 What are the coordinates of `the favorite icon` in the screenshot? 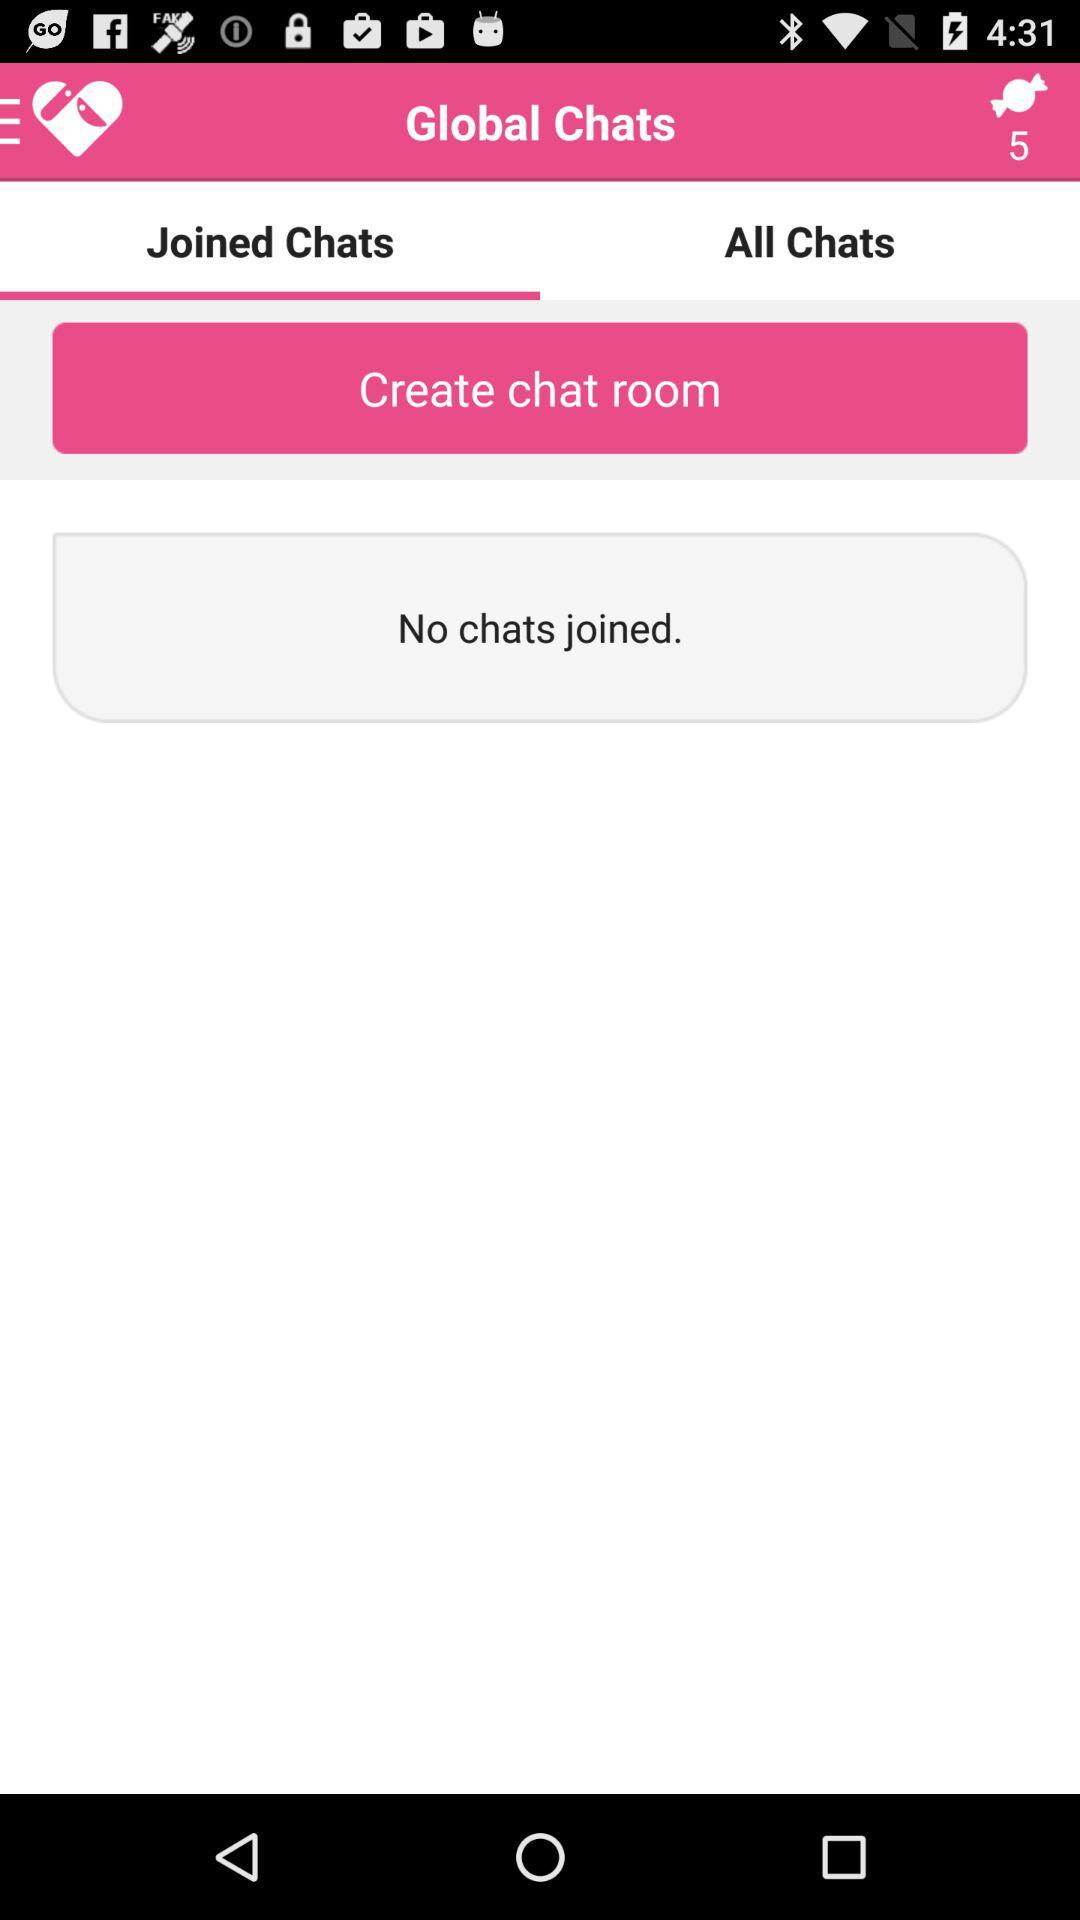 It's located at (61, 129).